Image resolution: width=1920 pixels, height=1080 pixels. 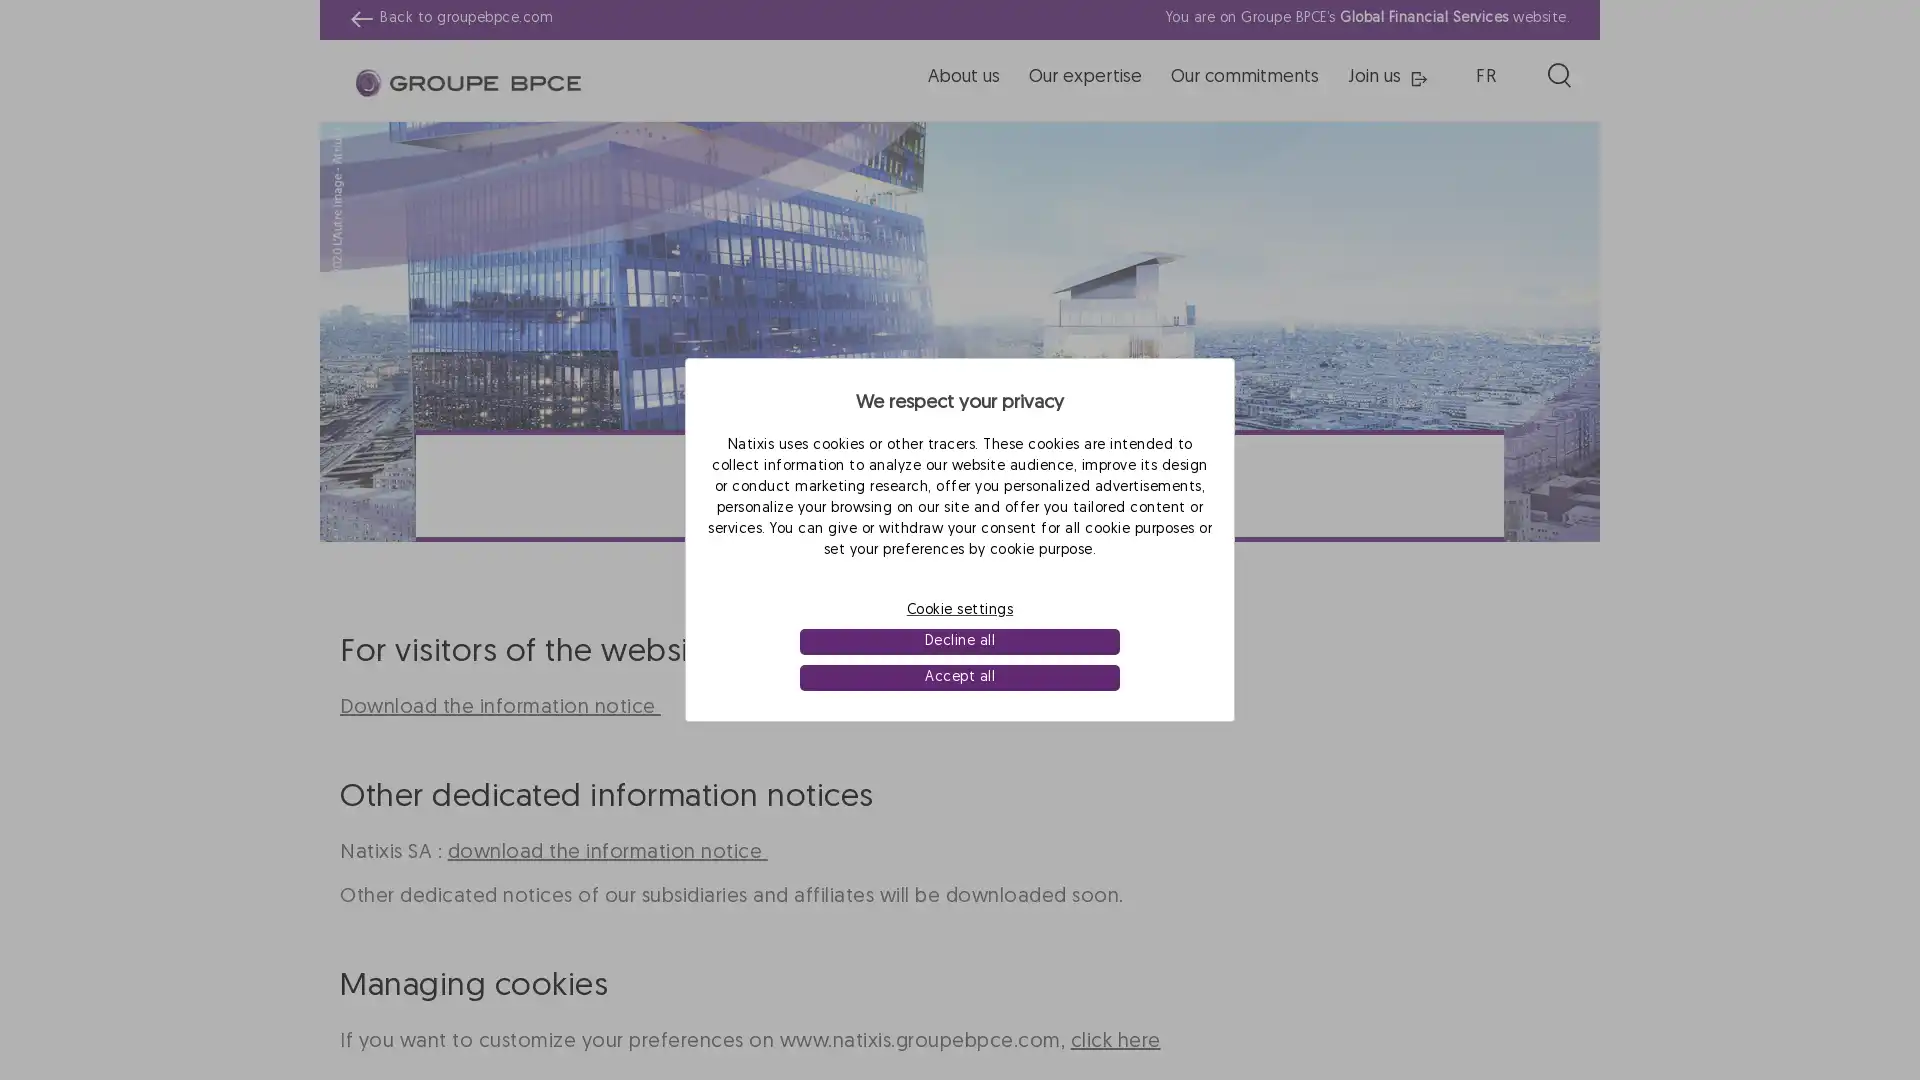 I want to click on Accept all, so click(x=958, y=677).